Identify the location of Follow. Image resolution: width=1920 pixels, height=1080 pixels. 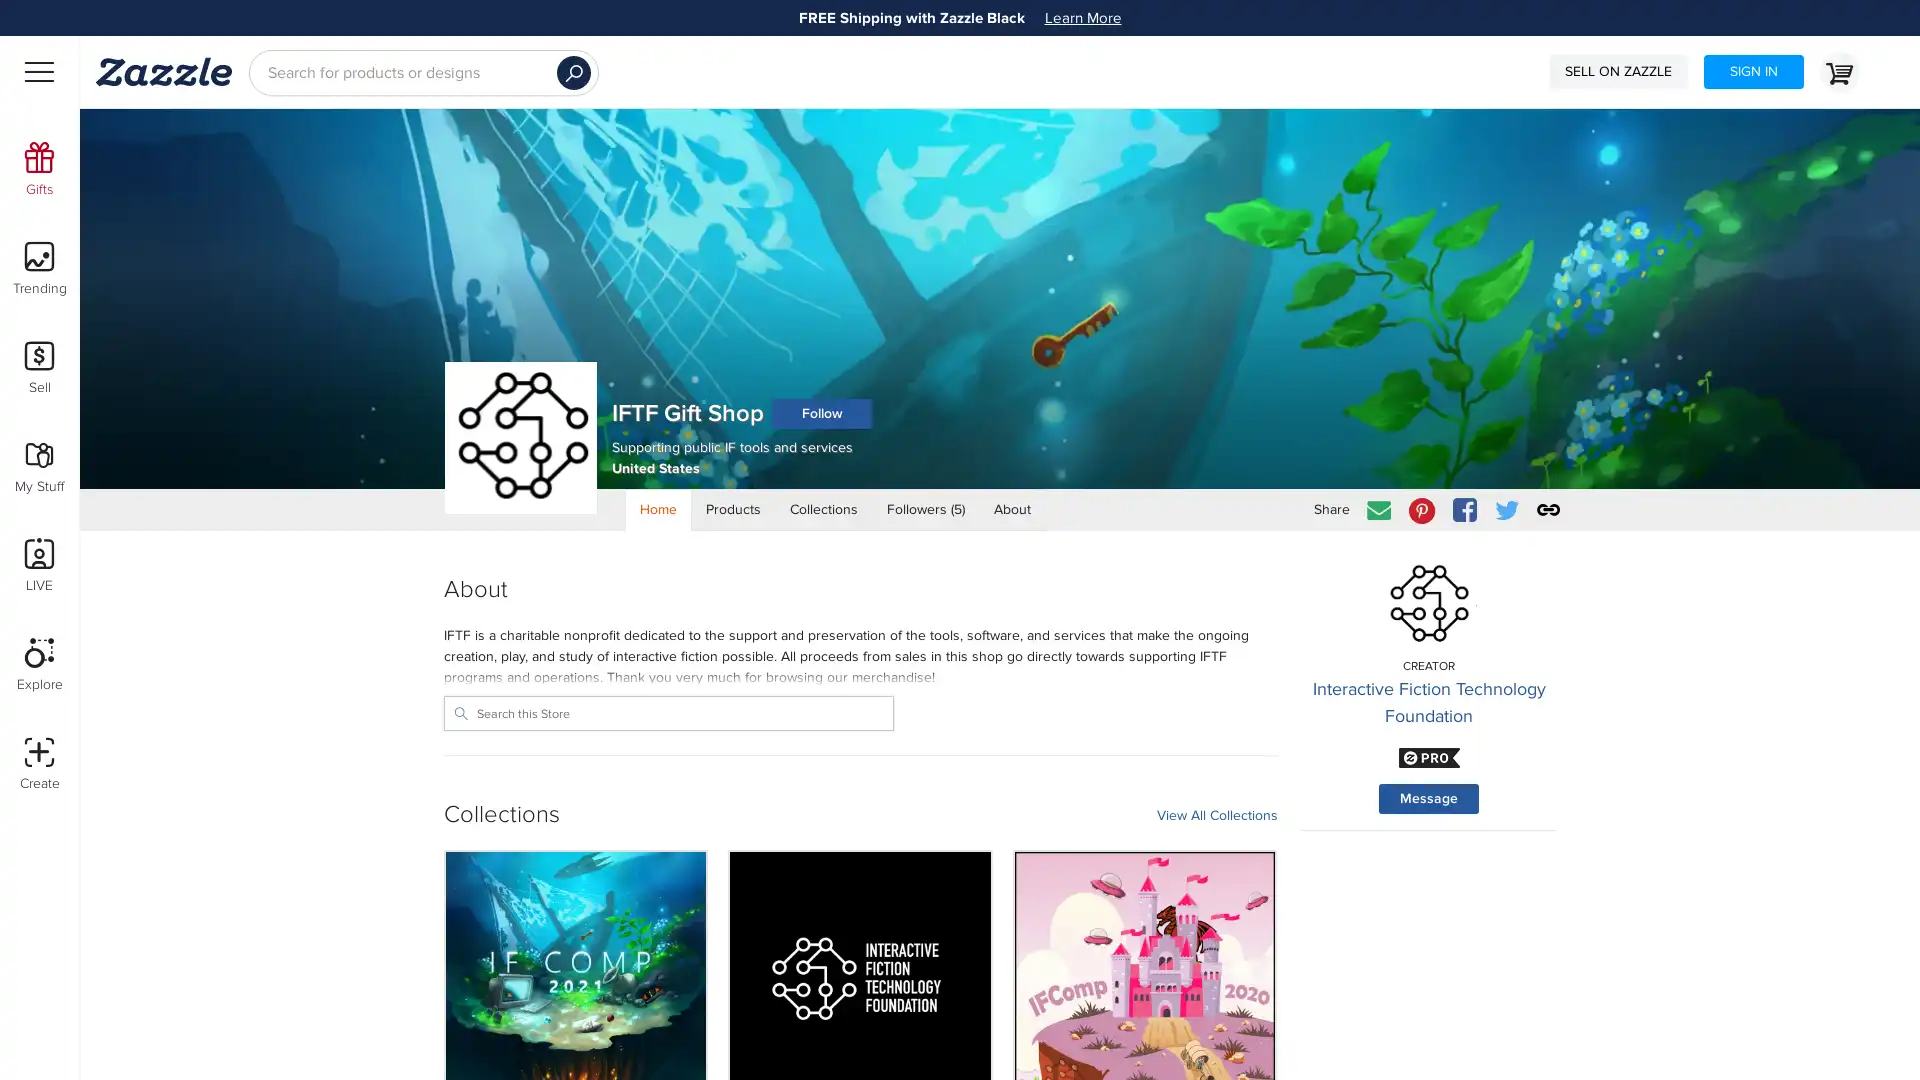
(821, 412).